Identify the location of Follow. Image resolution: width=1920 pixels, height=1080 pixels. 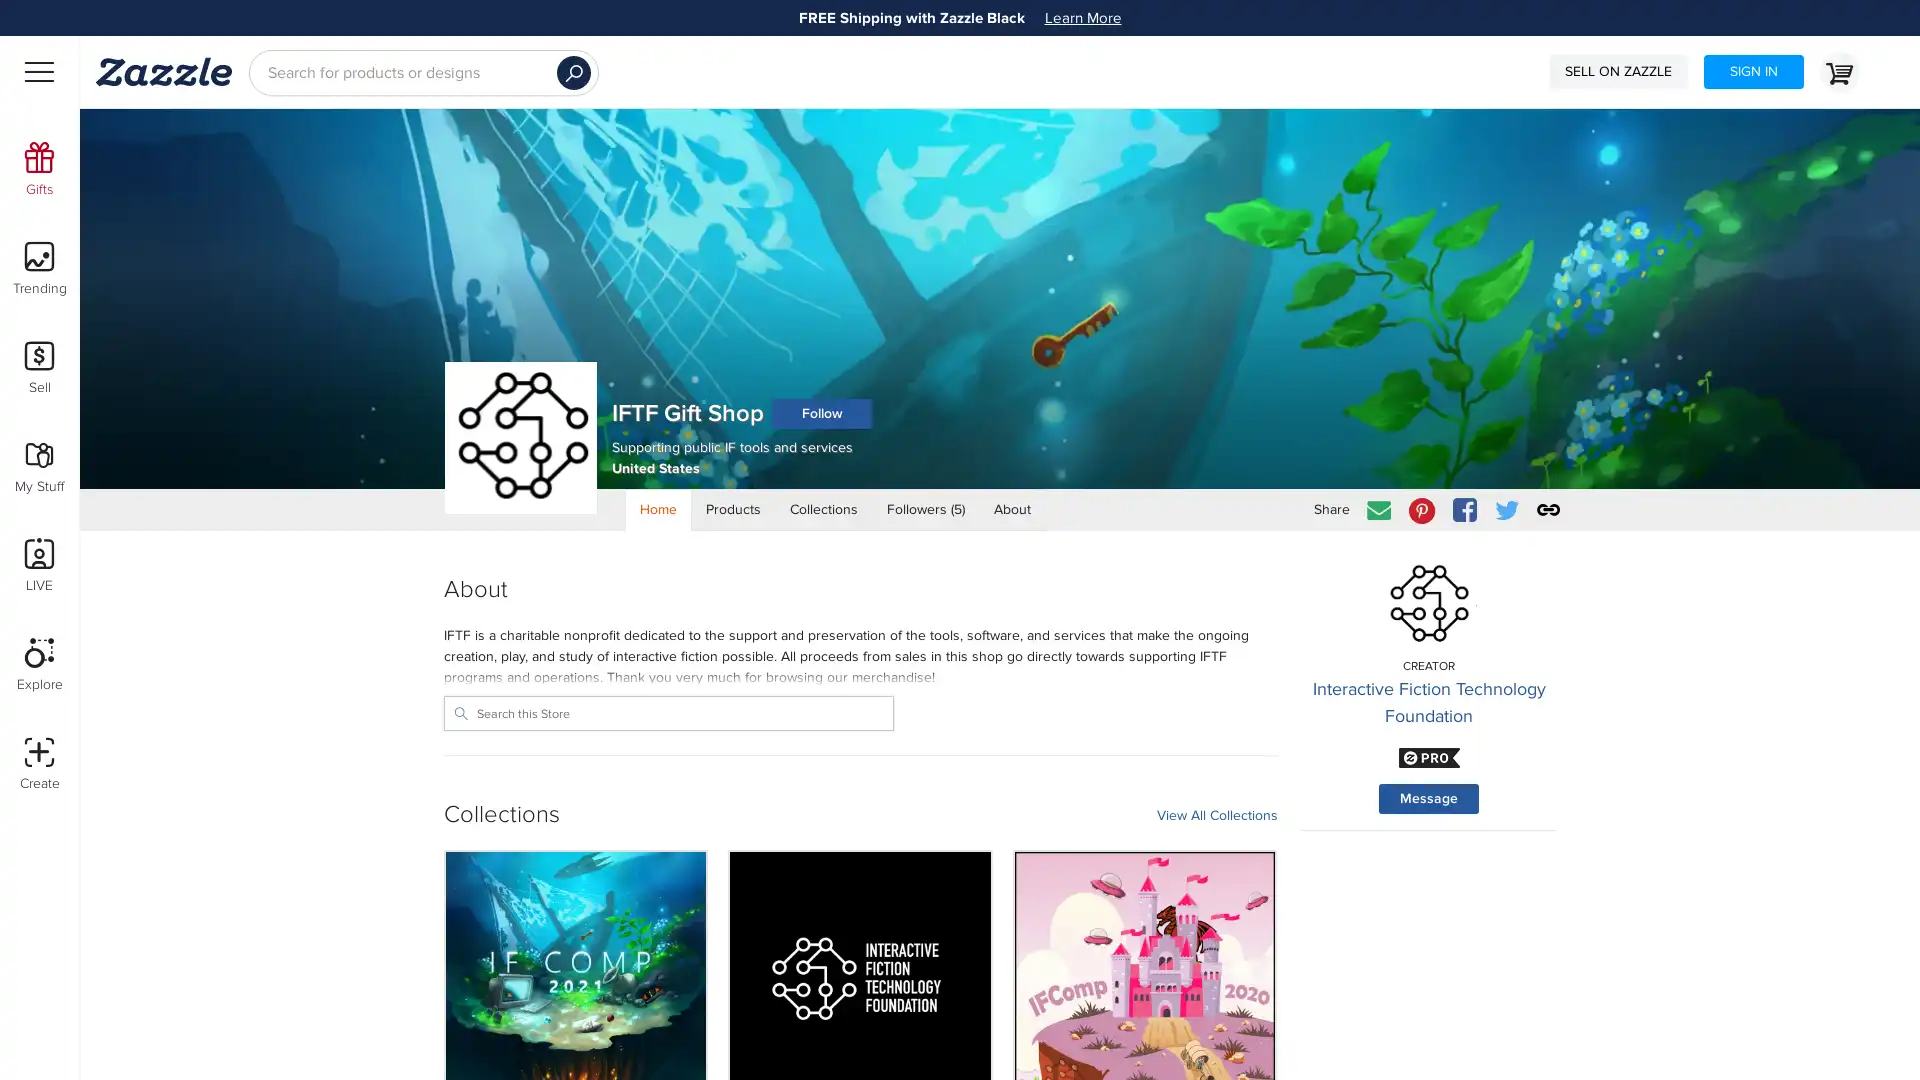
(821, 412).